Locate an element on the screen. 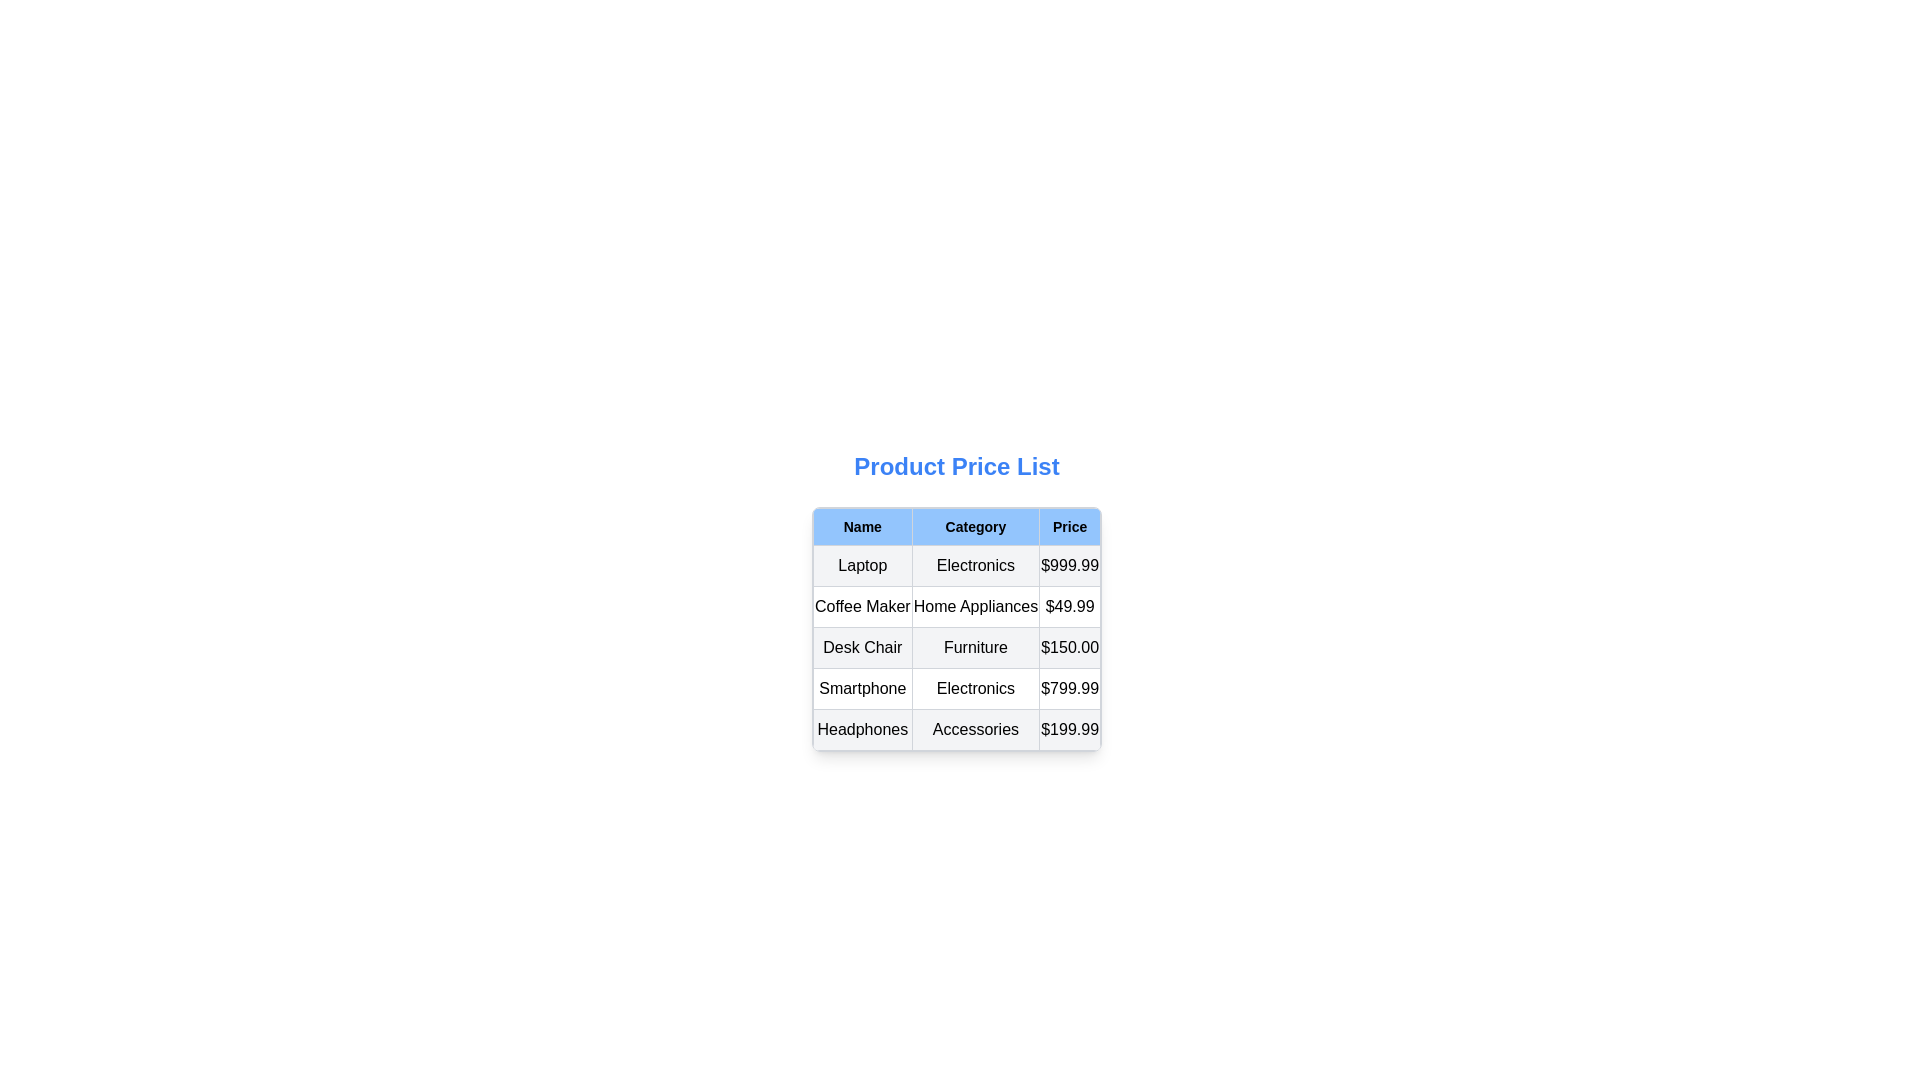 The height and width of the screenshot is (1080, 1920). text displayed in the Text label indicating the product name 'Headphones', which is located in the last row of the table under the 'Name' column is located at coordinates (862, 729).